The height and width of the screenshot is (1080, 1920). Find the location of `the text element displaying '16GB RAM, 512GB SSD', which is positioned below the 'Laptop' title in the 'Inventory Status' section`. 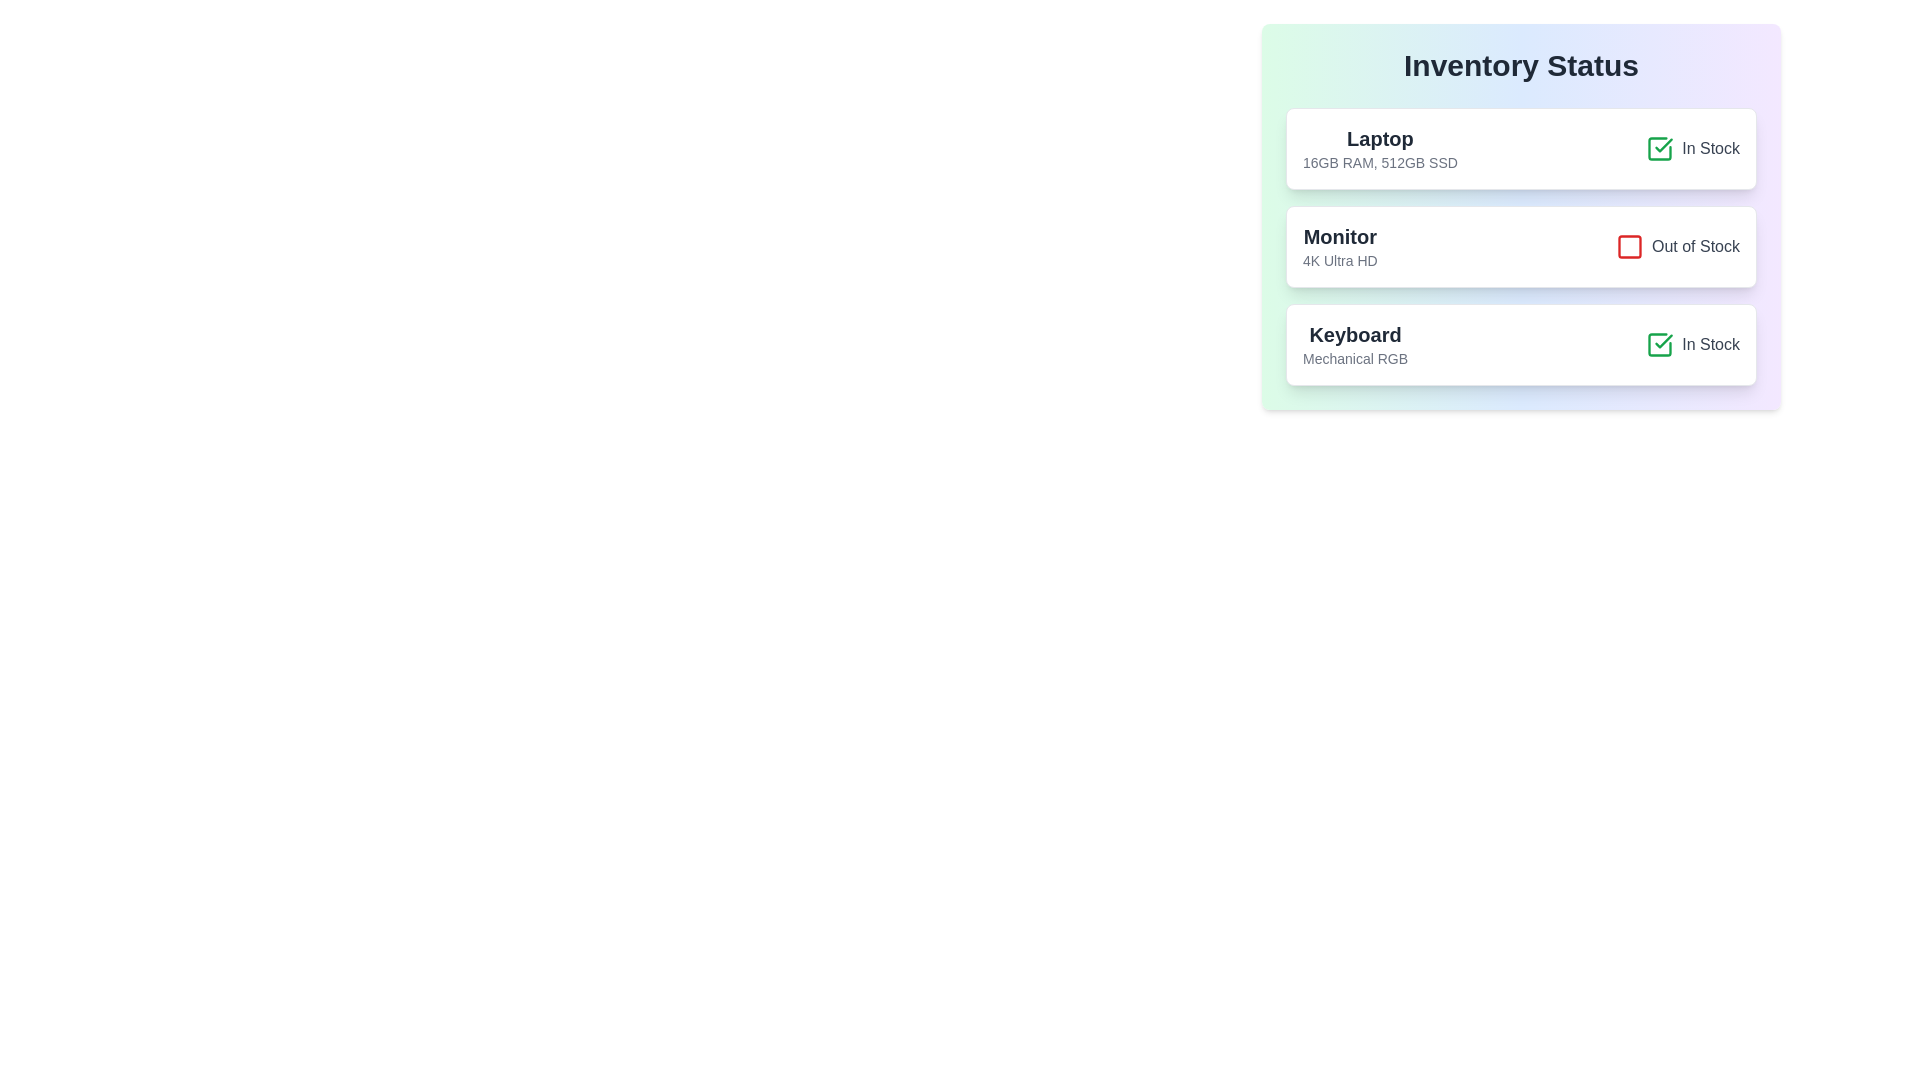

the text element displaying '16GB RAM, 512GB SSD', which is positioned below the 'Laptop' title in the 'Inventory Status' section is located at coordinates (1379, 161).